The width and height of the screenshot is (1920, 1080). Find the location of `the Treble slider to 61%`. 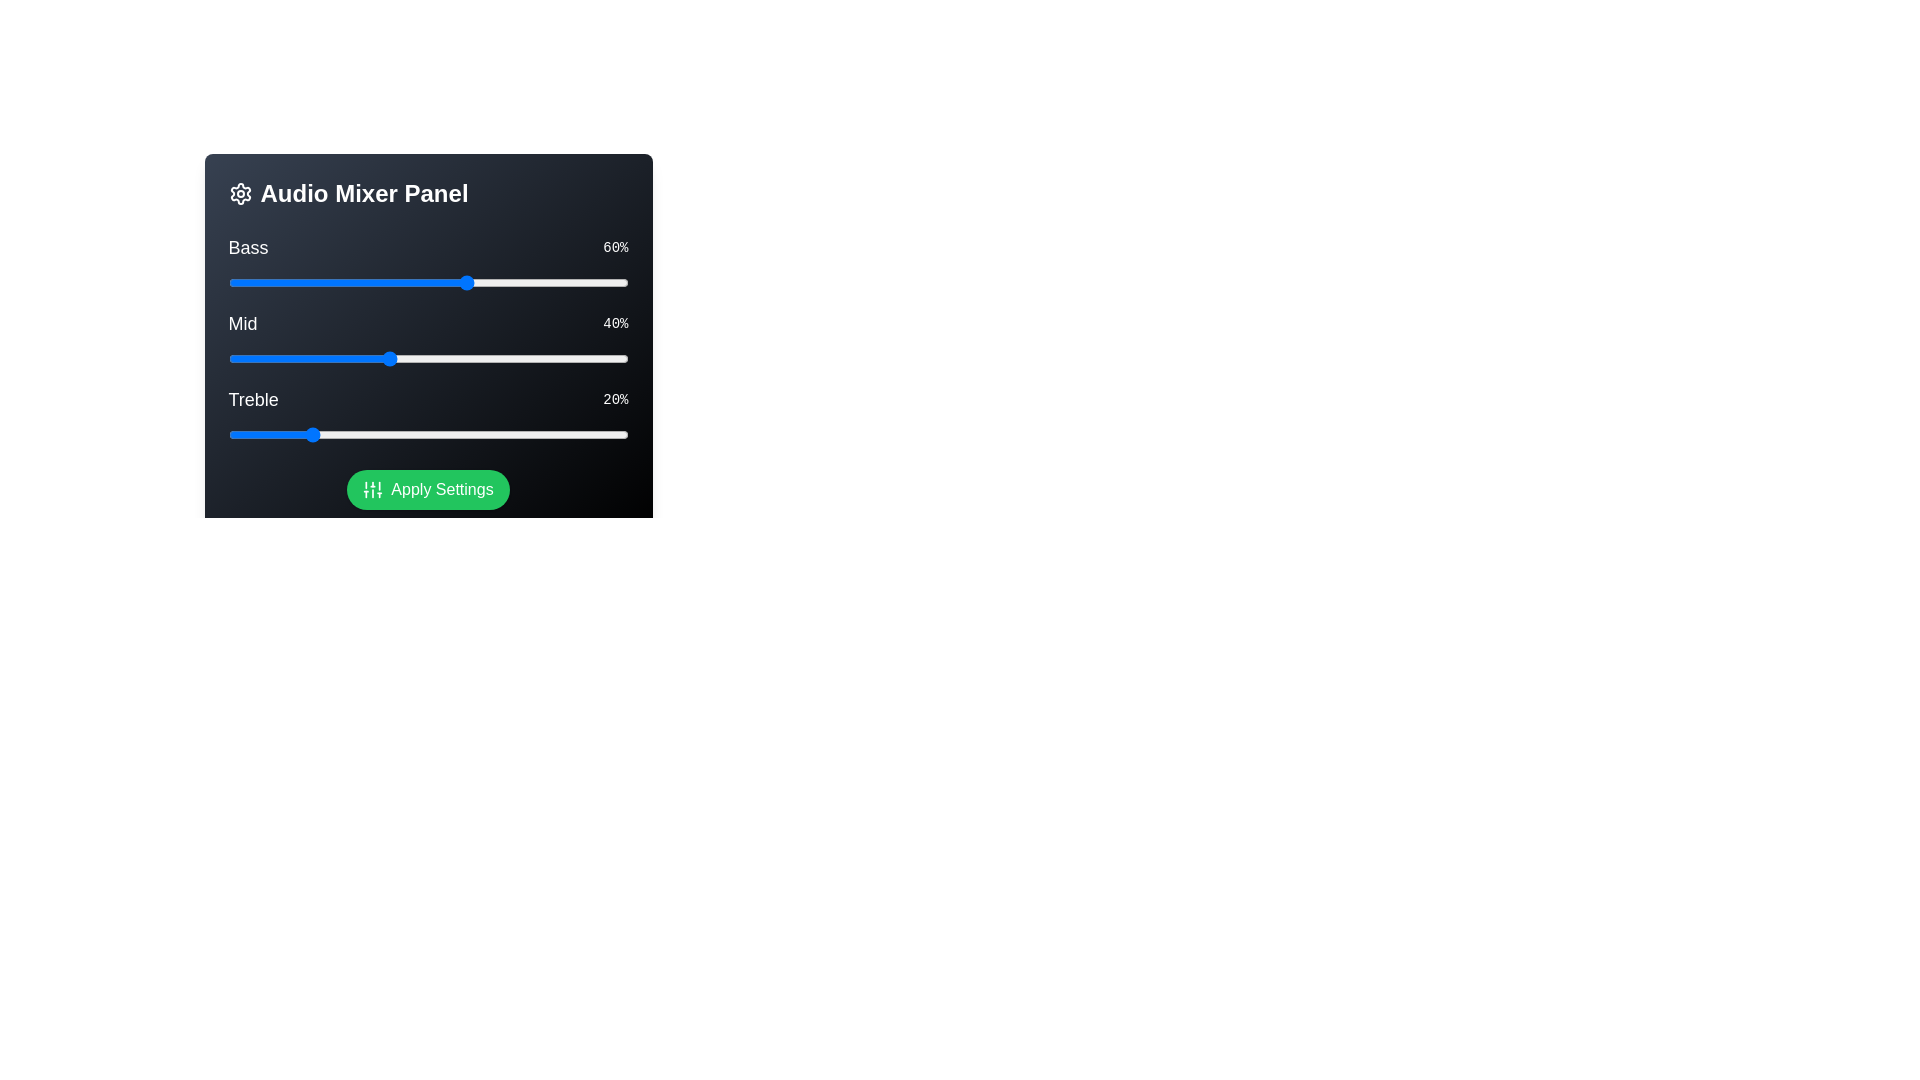

the Treble slider to 61% is located at coordinates (471, 434).